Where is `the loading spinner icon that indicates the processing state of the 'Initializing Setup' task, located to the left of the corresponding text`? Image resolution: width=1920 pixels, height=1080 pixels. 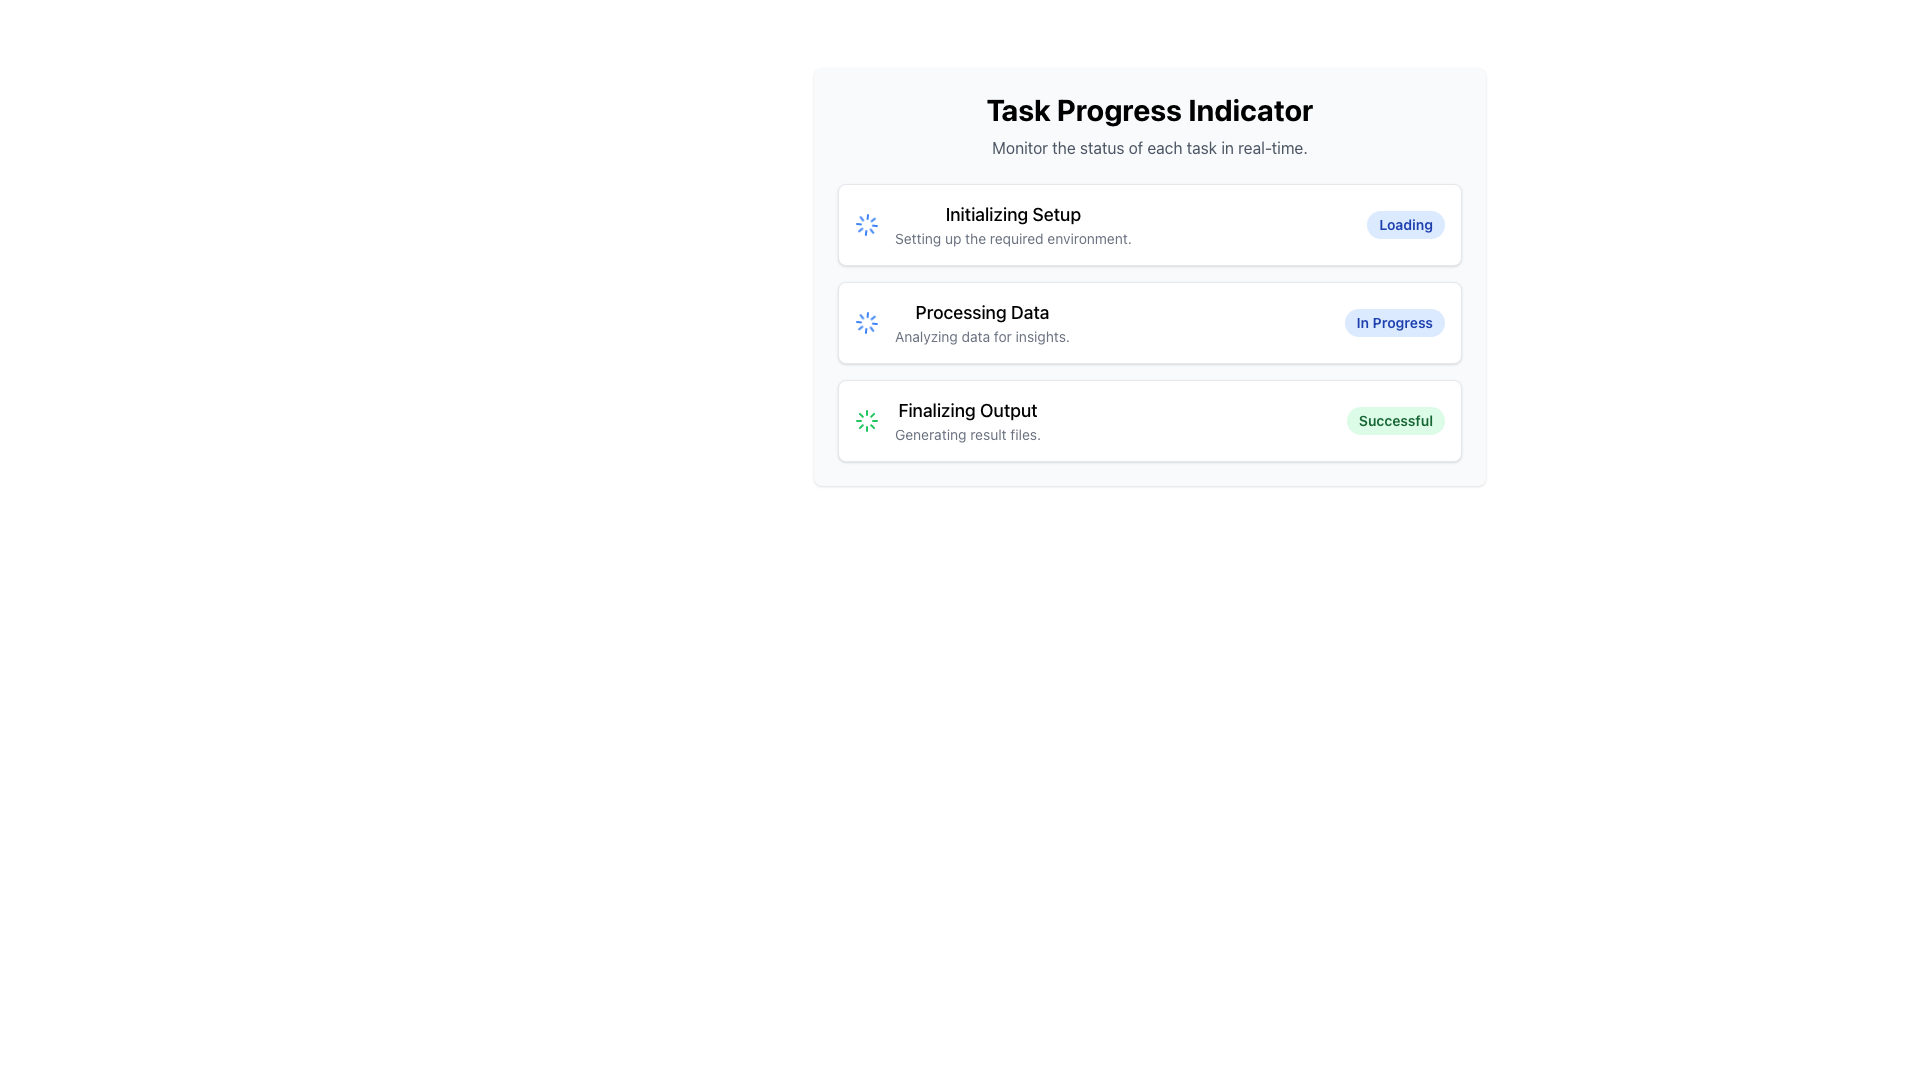
the loading spinner icon that indicates the processing state of the 'Initializing Setup' task, located to the left of the corresponding text is located at coordinates (867, 224).